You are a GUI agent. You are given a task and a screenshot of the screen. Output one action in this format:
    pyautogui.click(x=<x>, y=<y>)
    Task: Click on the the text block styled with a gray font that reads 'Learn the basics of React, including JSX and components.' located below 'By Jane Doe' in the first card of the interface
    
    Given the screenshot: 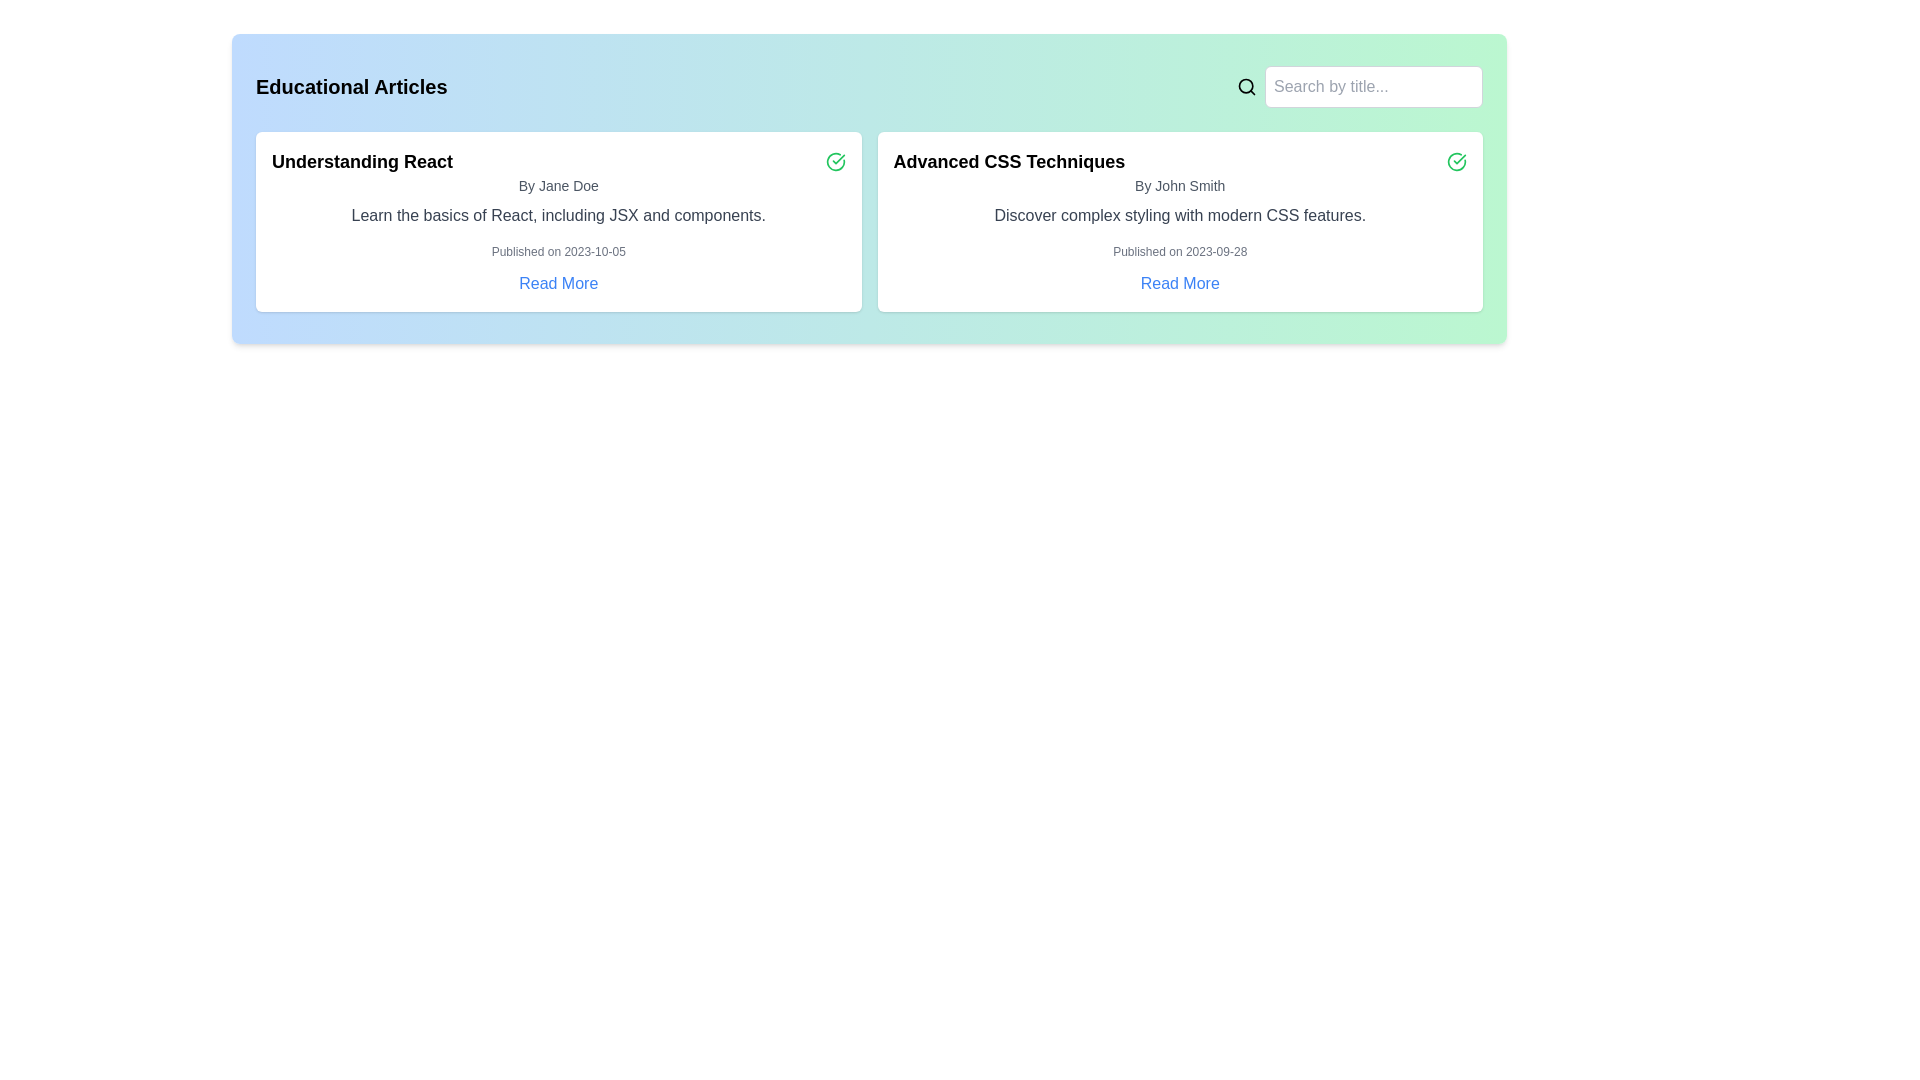 What is the action you would take?
    pyautogui.click(x=558, y=216)
    